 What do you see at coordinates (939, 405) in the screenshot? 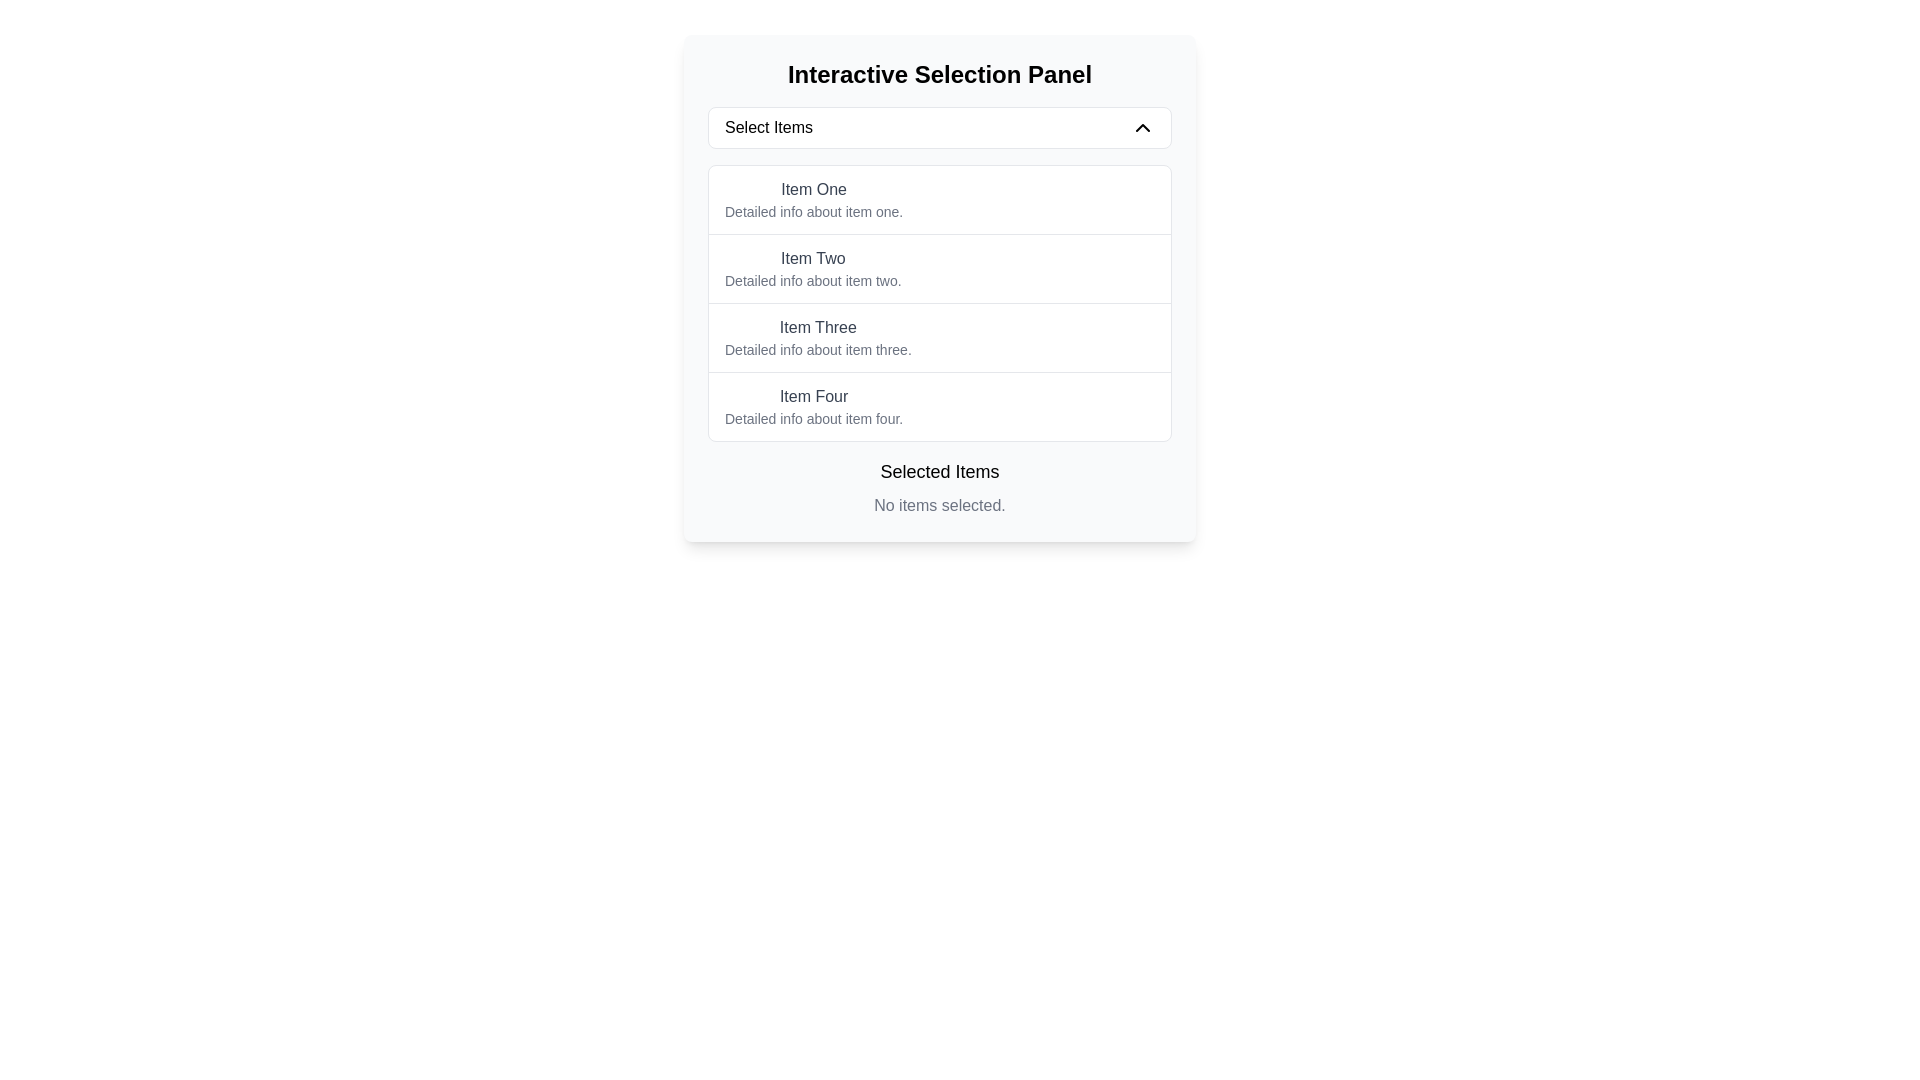
I see `on the list item displaying the title 'Item Four' with a detailed description below it, located in the Interactive Selection Panel` at bounding box center [939, 405].